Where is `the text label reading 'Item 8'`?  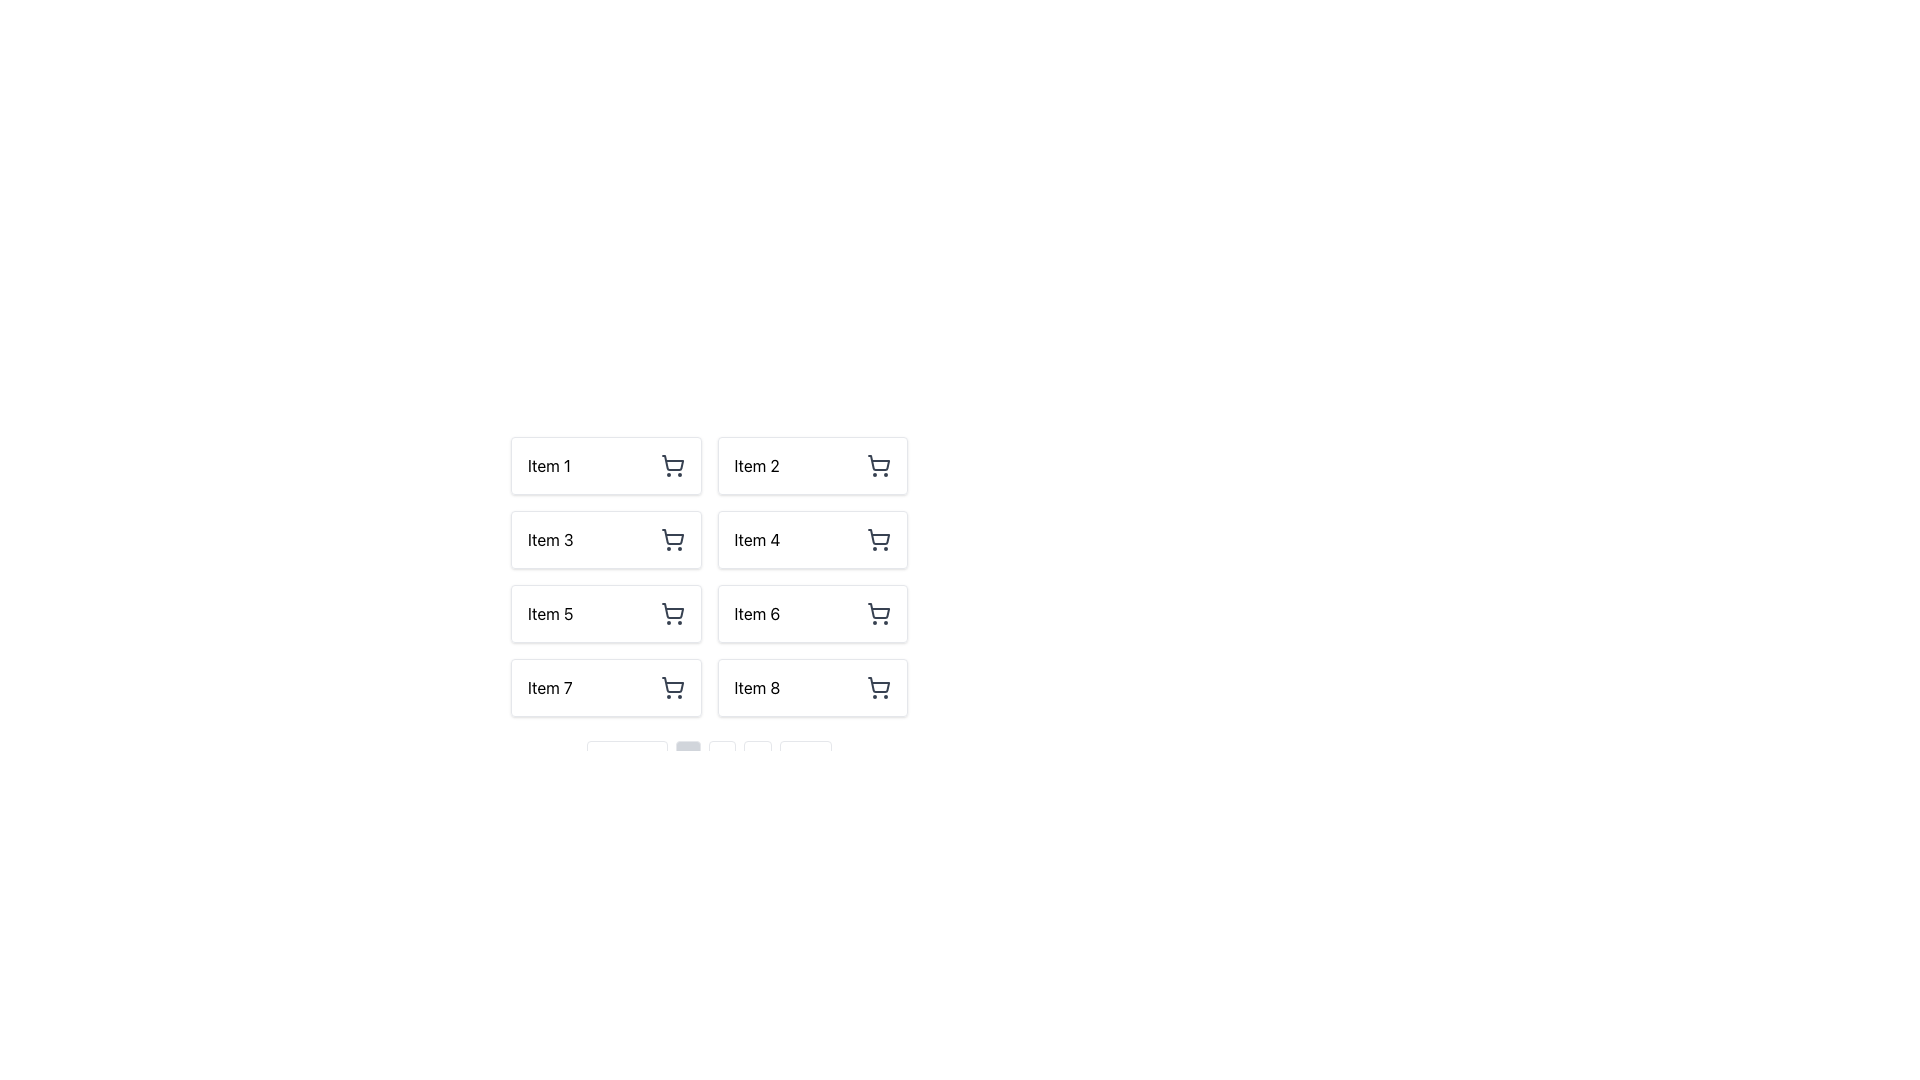
the text label reading 'Item 8' is located at coordinates (756, 686).